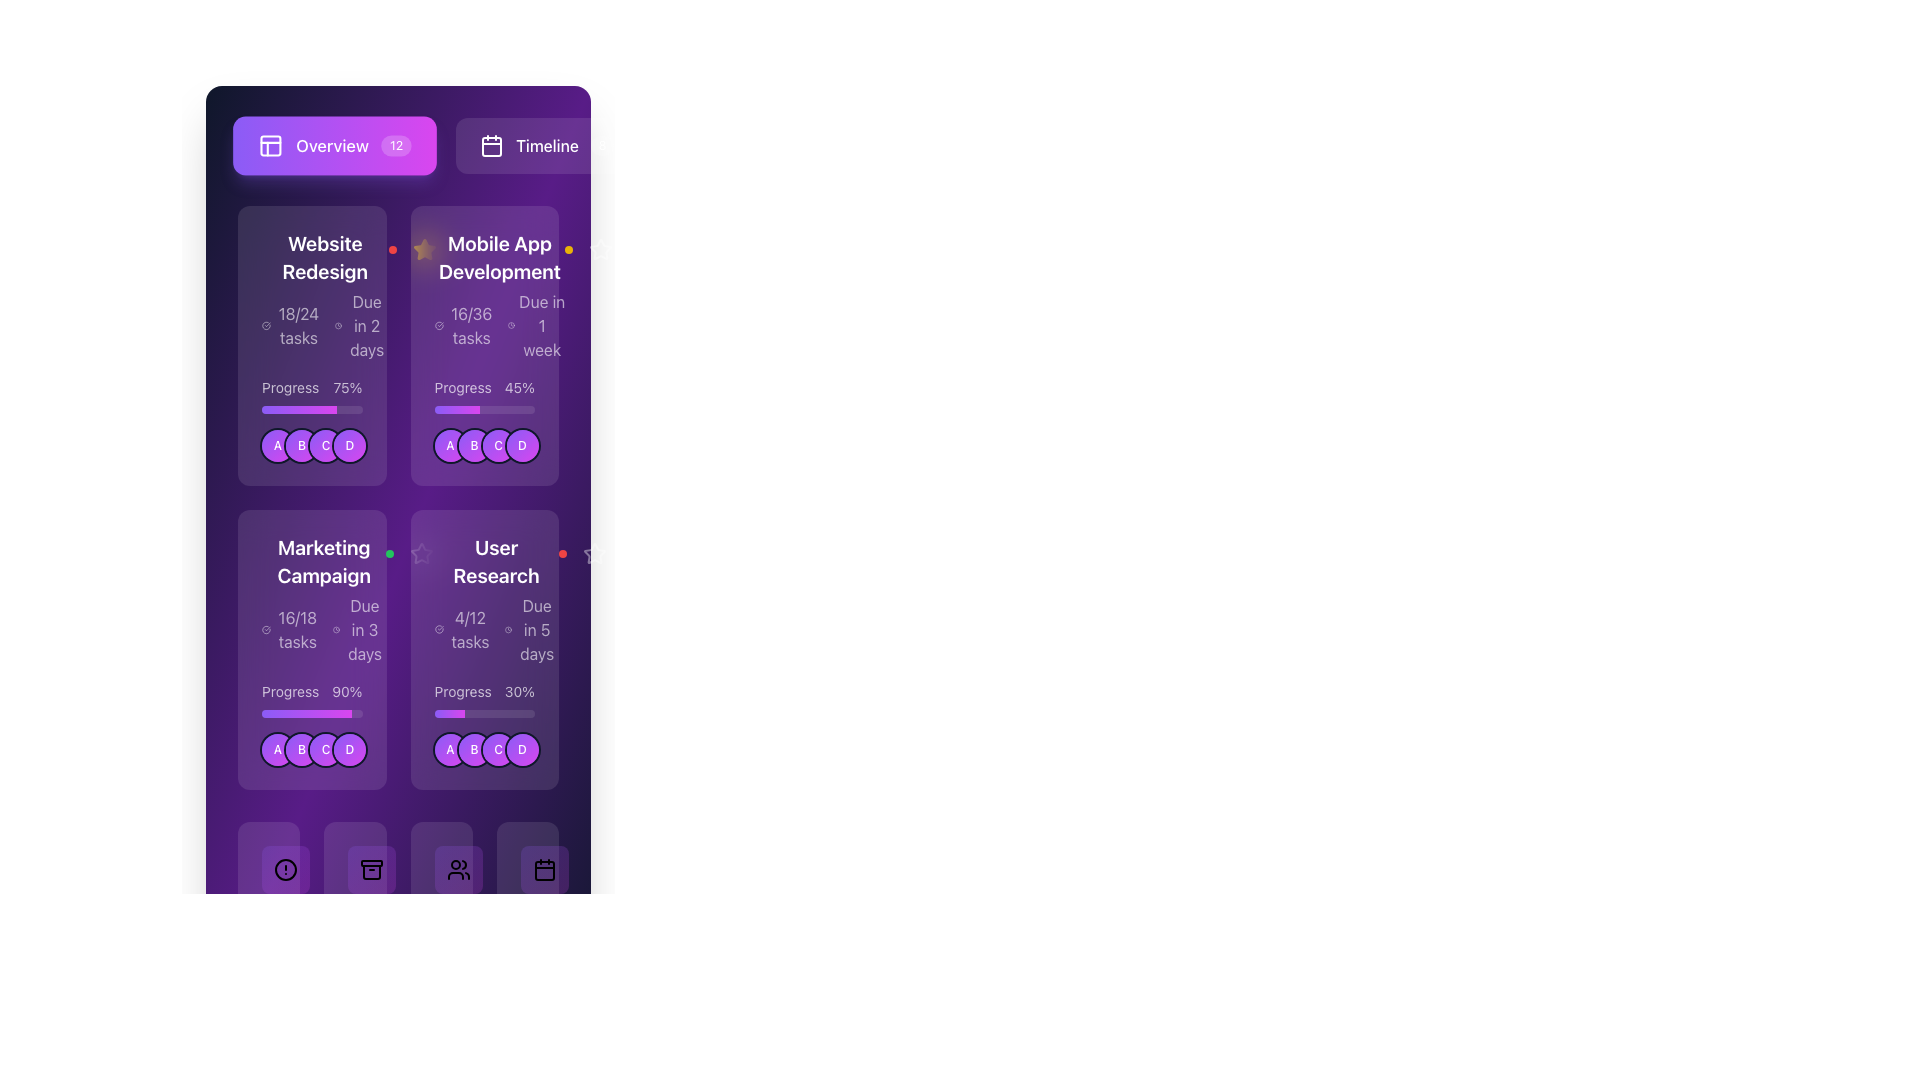  What do you see at coordinates (537, 628) in the screenshot?
I see `the static text label indicating the due date of a task located in the bottom-right corner of the 'User Research' card, below the task progress bar` at bounding box center [537, 628].